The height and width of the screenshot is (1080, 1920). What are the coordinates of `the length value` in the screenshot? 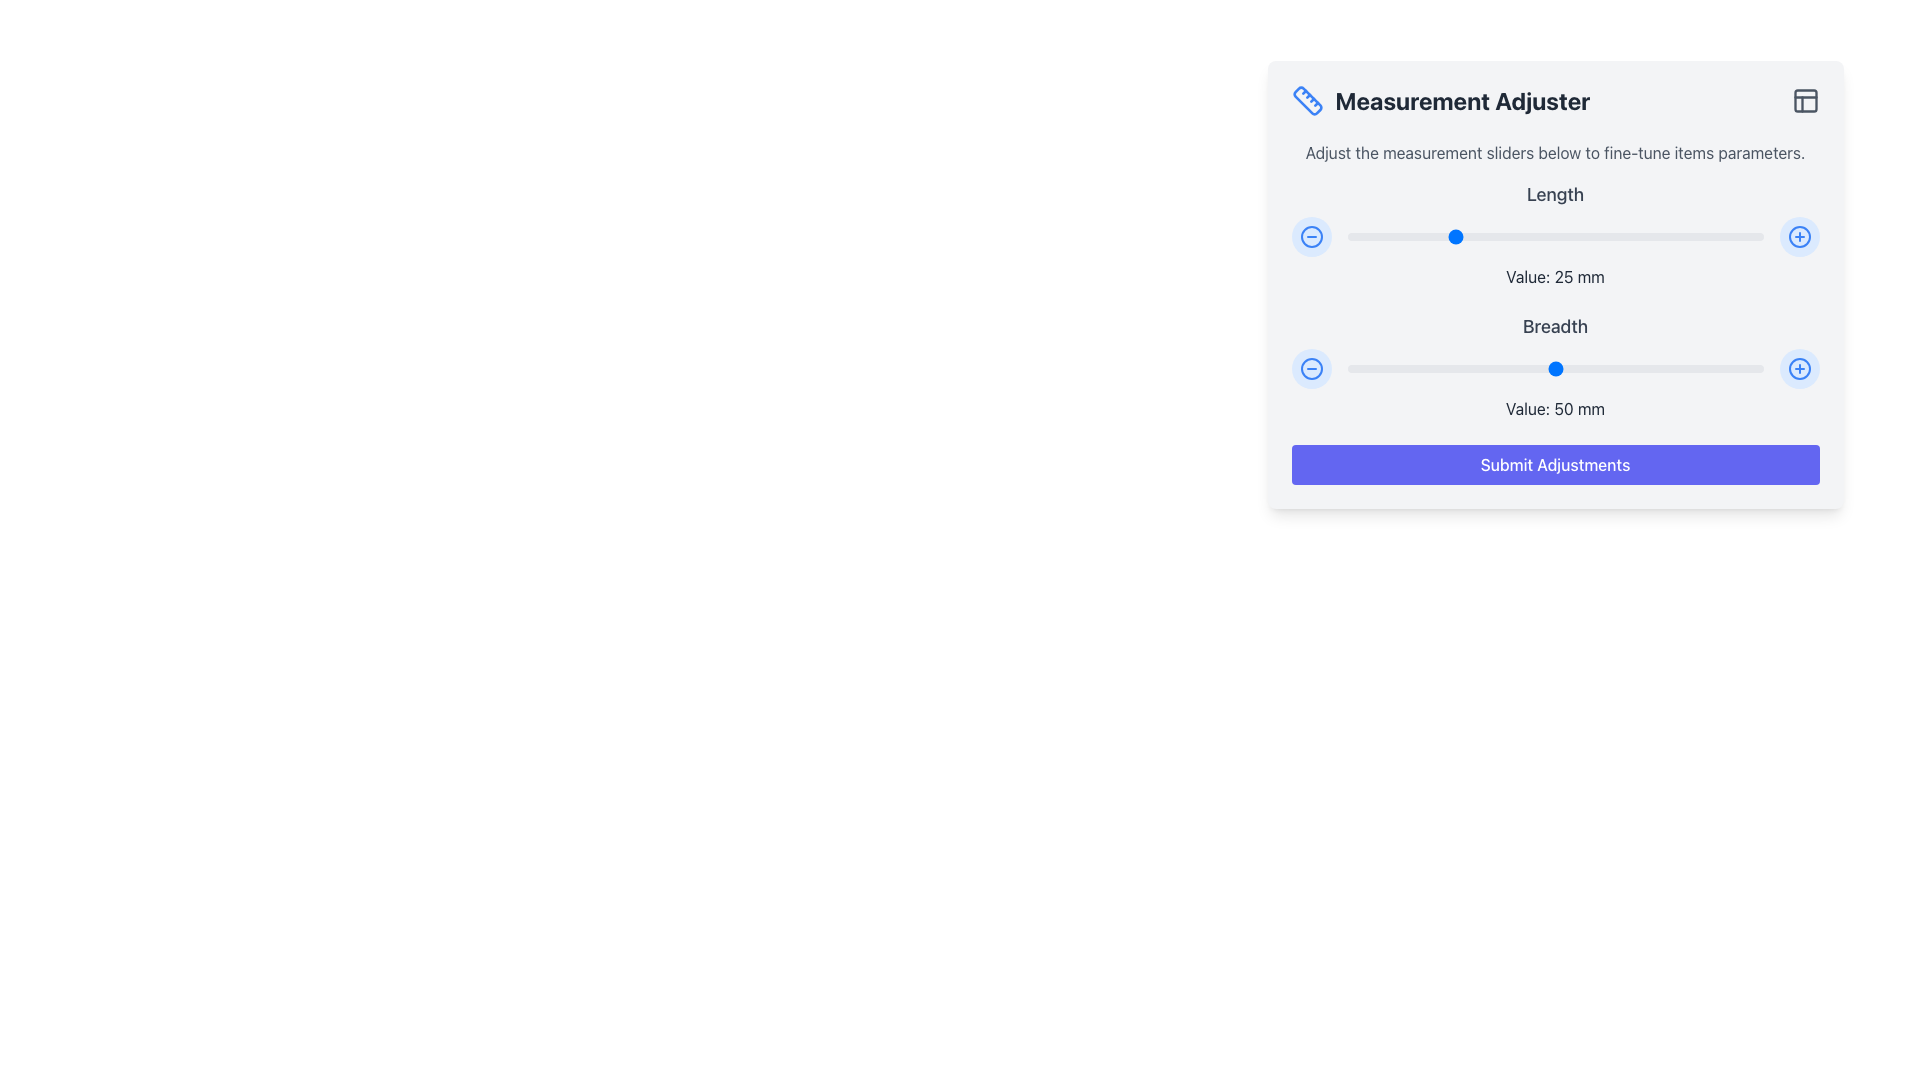 It's located at (1646, 235).